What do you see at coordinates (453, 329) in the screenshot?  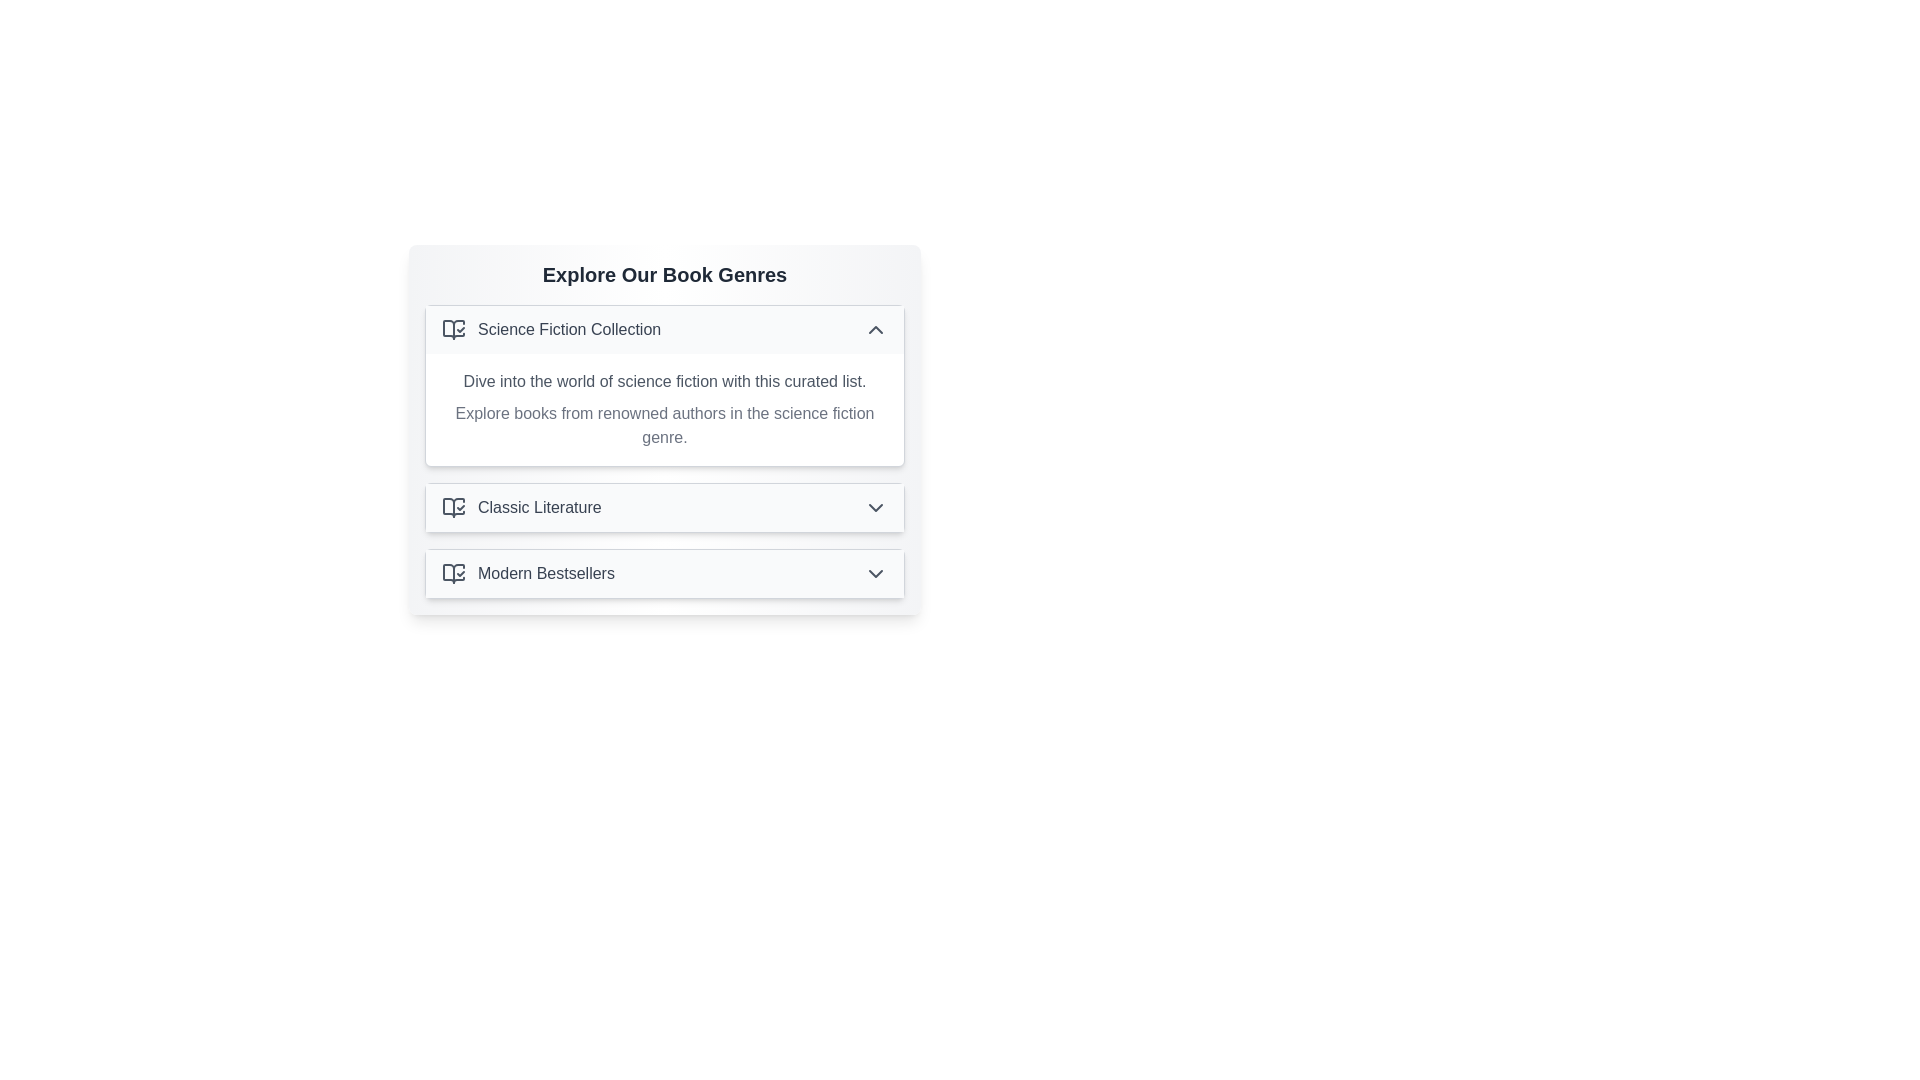 I see `the icon resembling an open book with a check mark, located to the left of the text 'Science Fiction Collection'` at bounding box center [453, 329].